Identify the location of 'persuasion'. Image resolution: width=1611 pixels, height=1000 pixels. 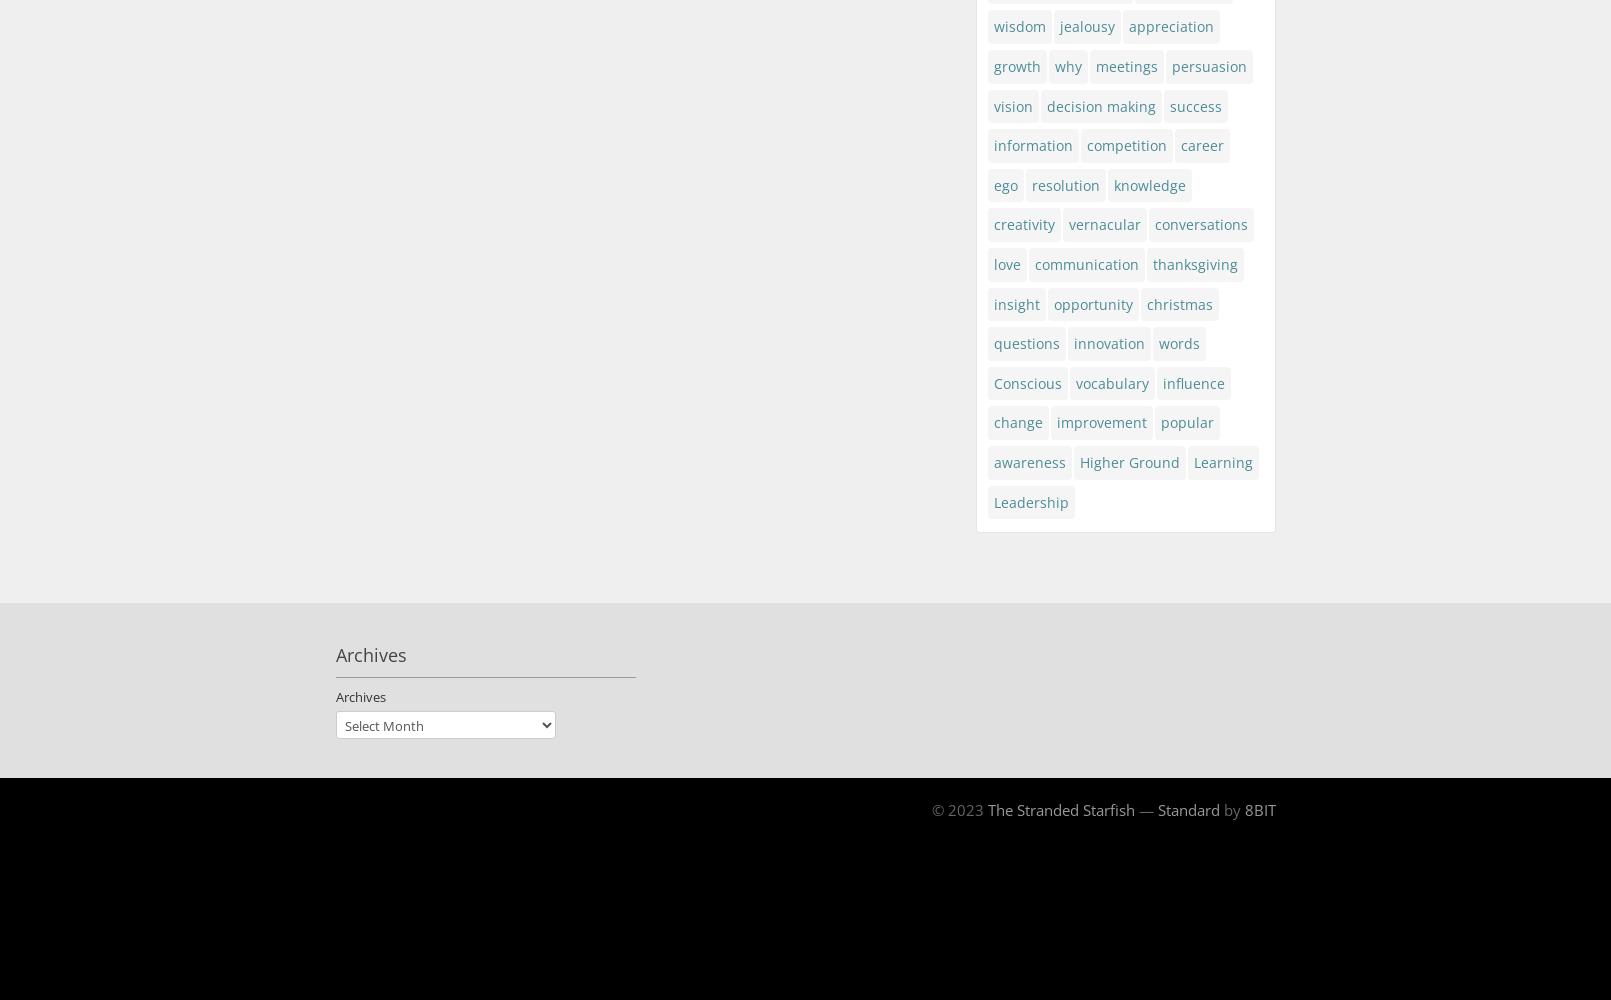
(1207, 64).